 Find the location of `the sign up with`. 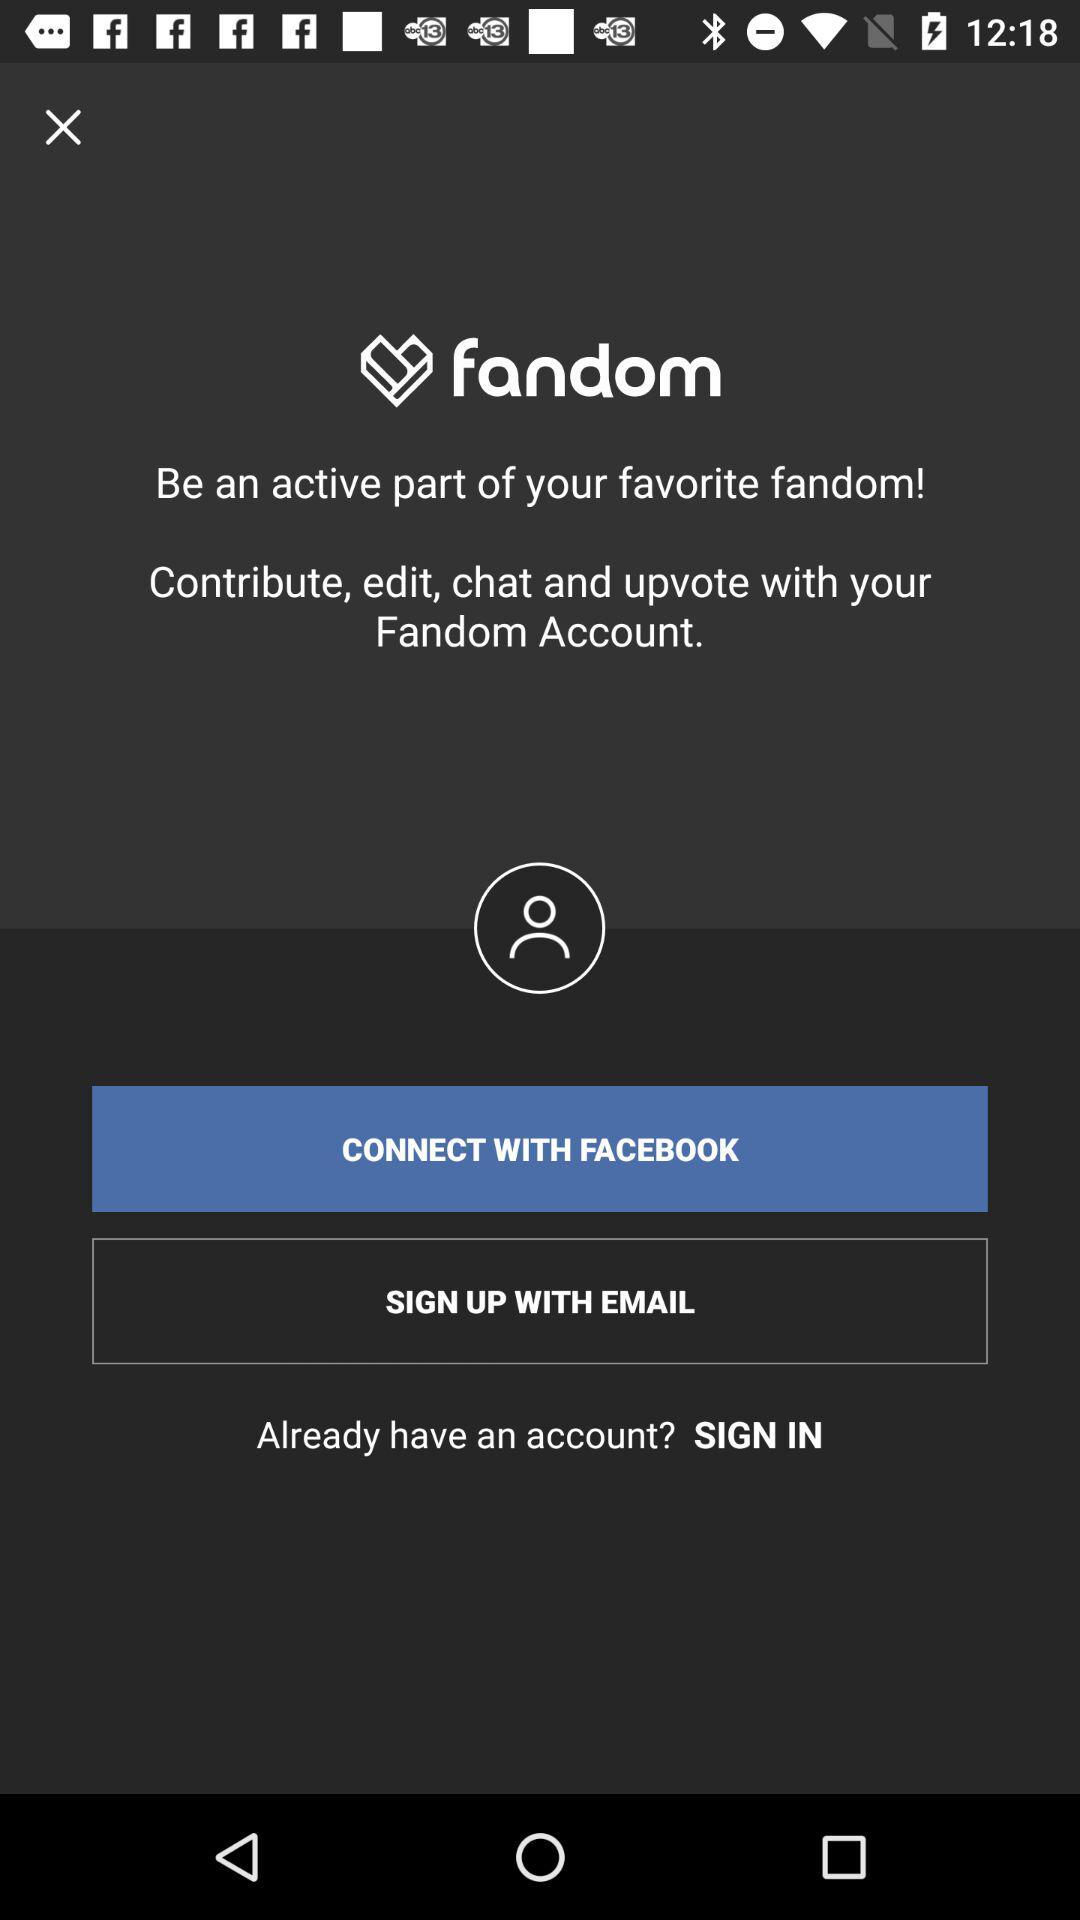

the sign up with is located at coordinates (540, 1301).